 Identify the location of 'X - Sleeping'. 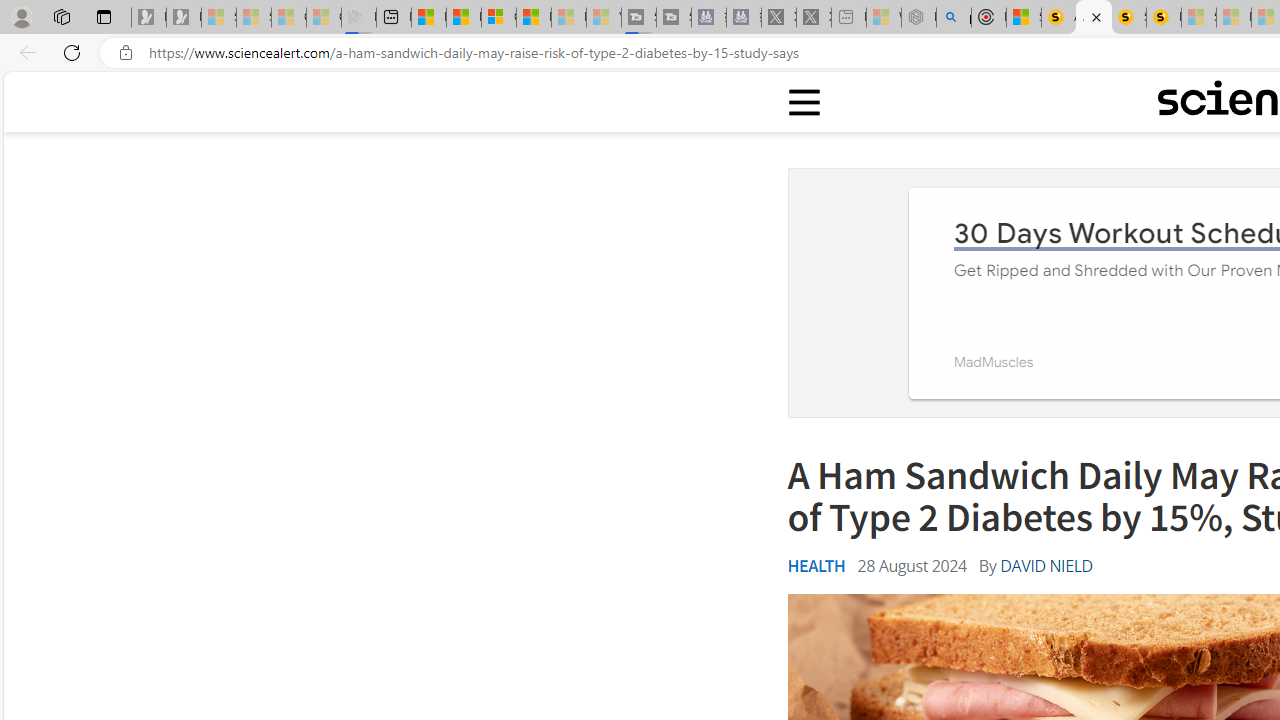
(814, 17).